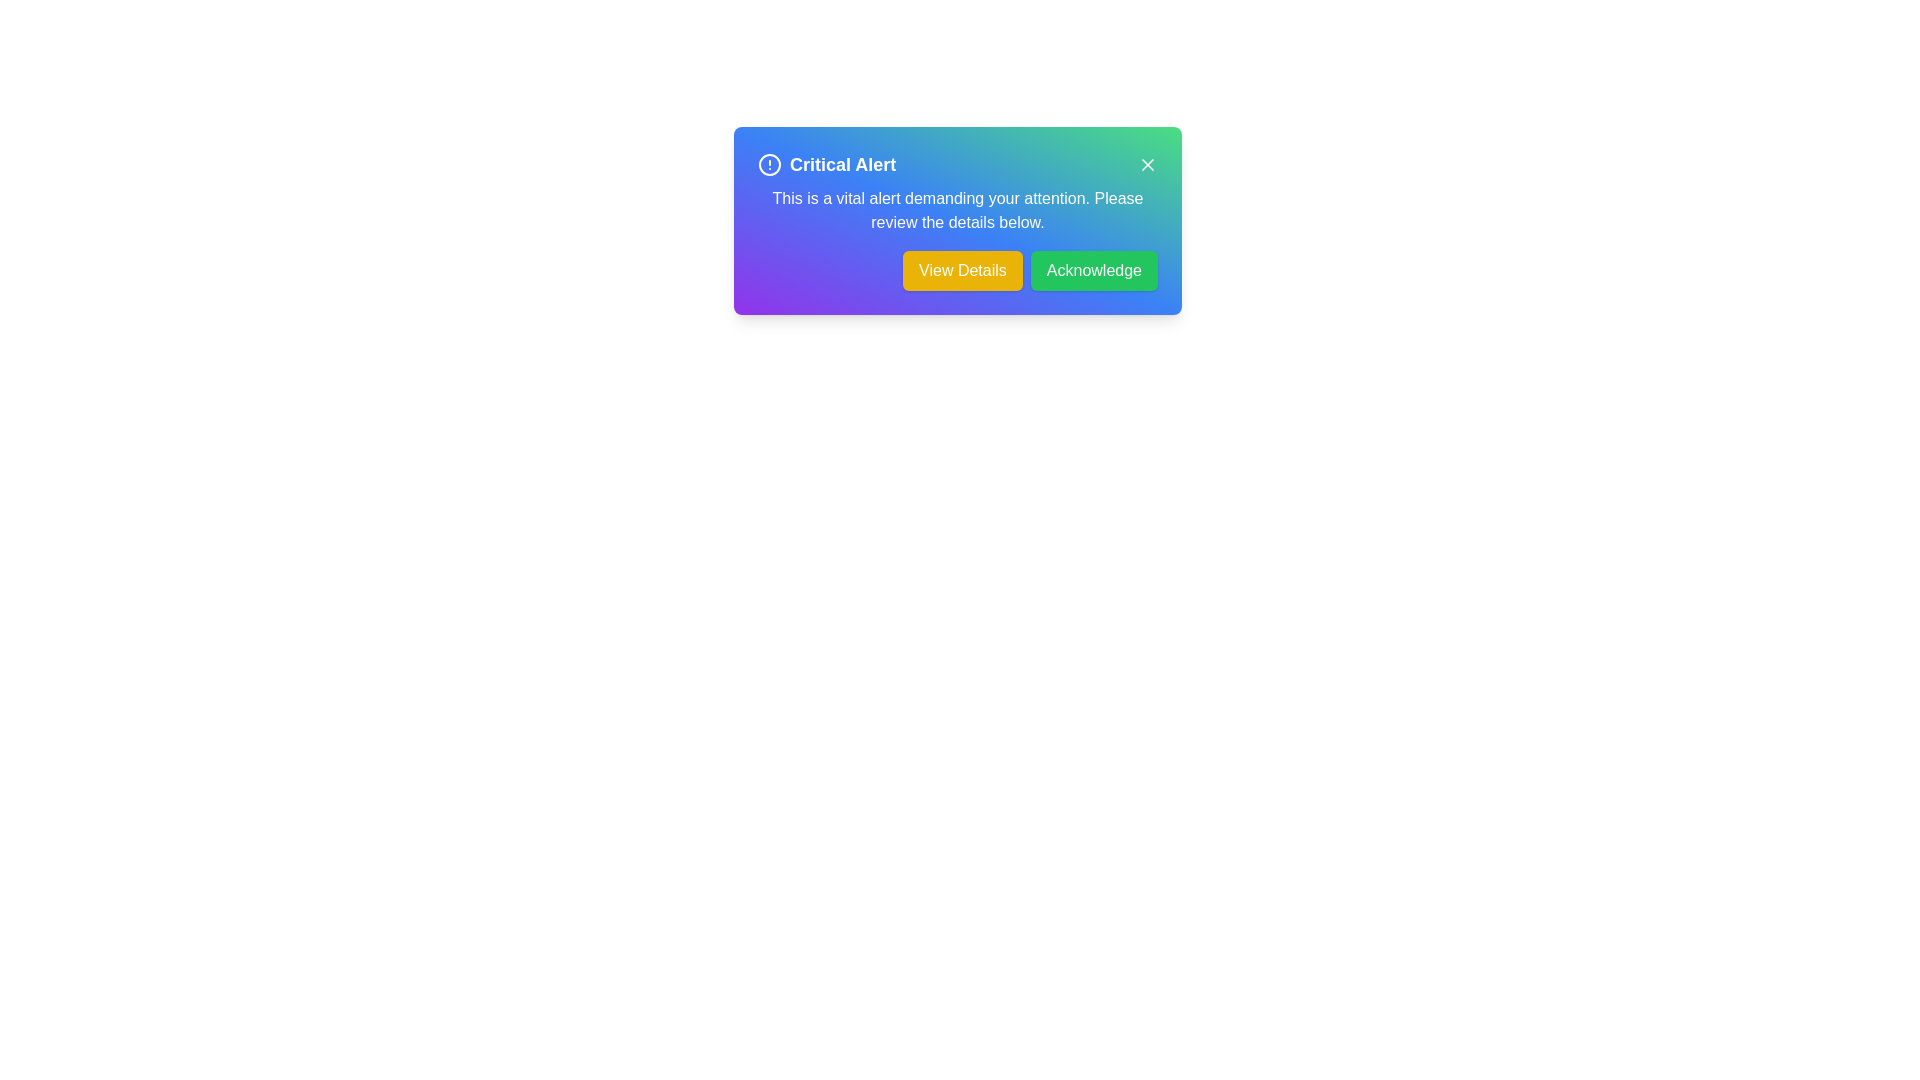 This screenshot has height=1080, width=1920. What do you see at coordinates (768, 164) in the screenshot?
I see `the circular alert icon located in the header of the notification, which is adjacent to the 'Critical Alert' text` at bounding box center [768, 164].